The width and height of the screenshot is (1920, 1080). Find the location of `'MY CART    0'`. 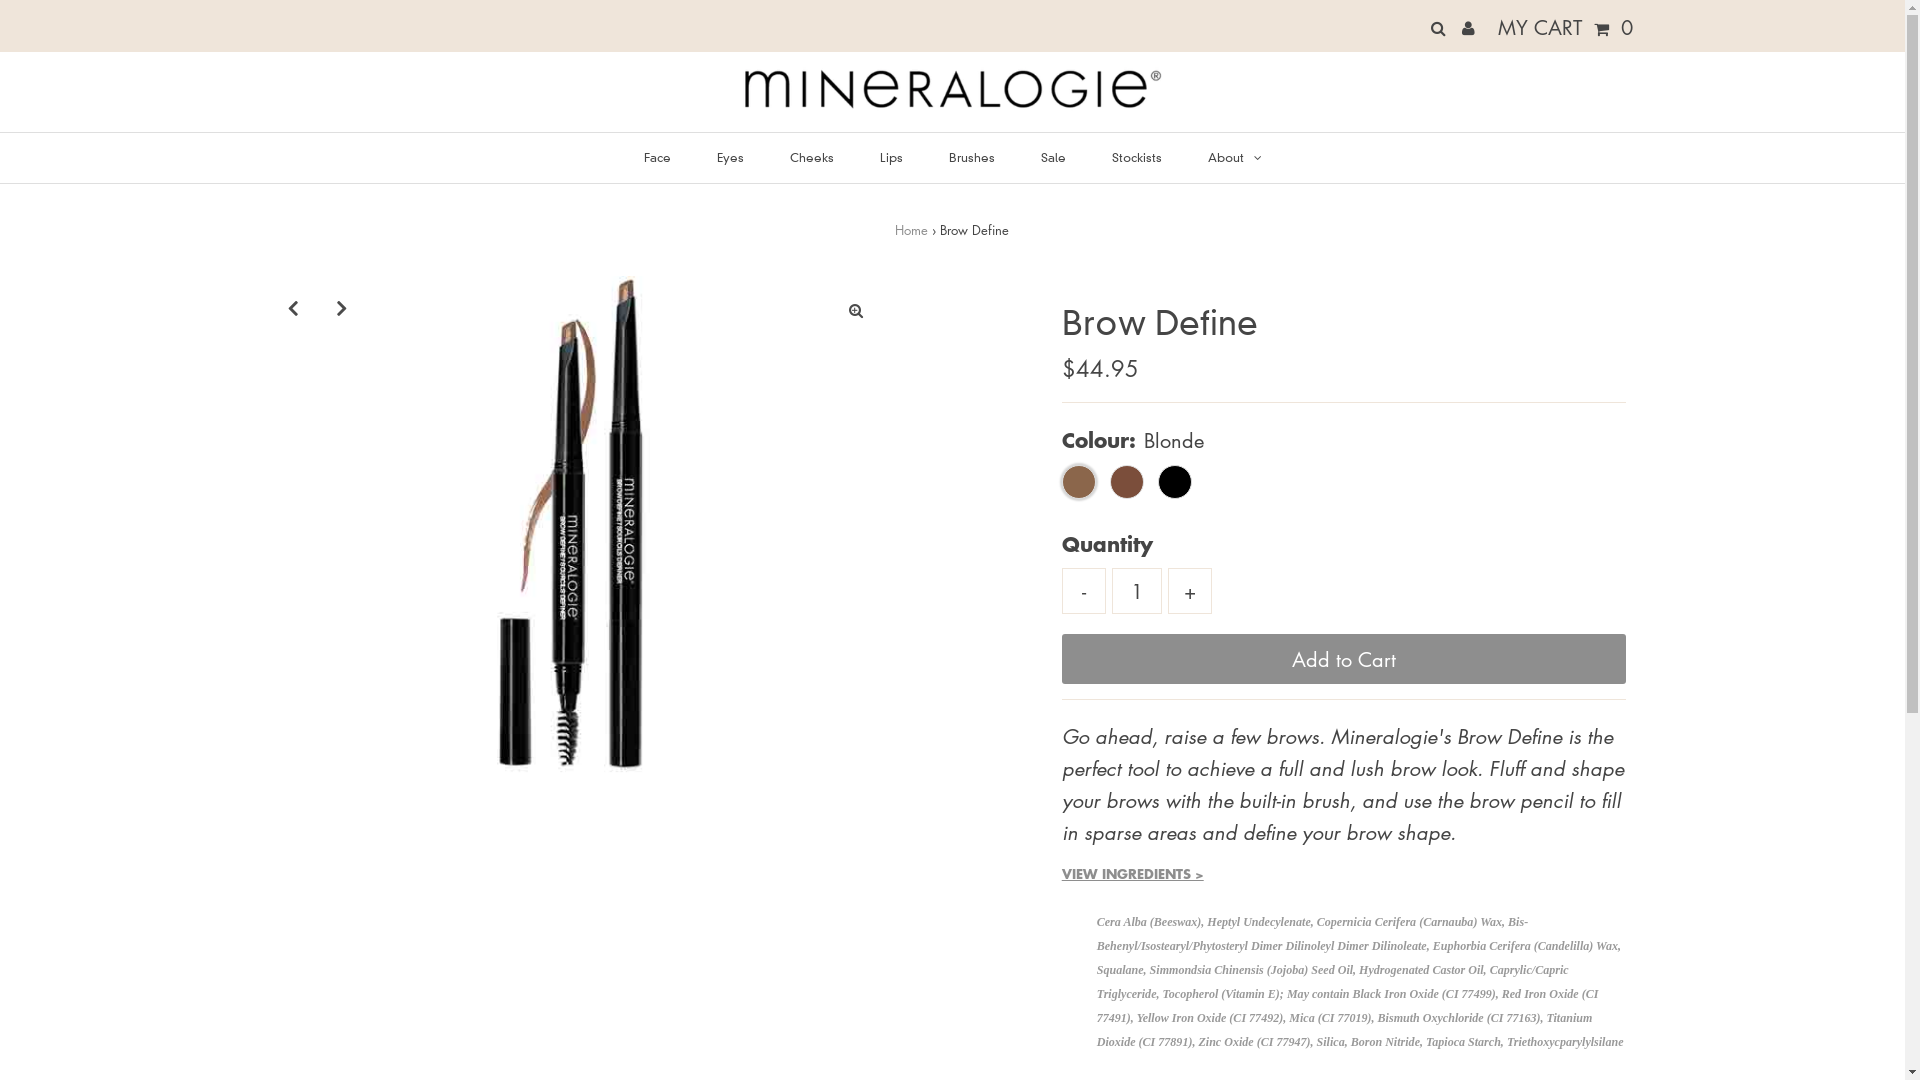

'MY CART    0' is located at coordinates (1492, 27).